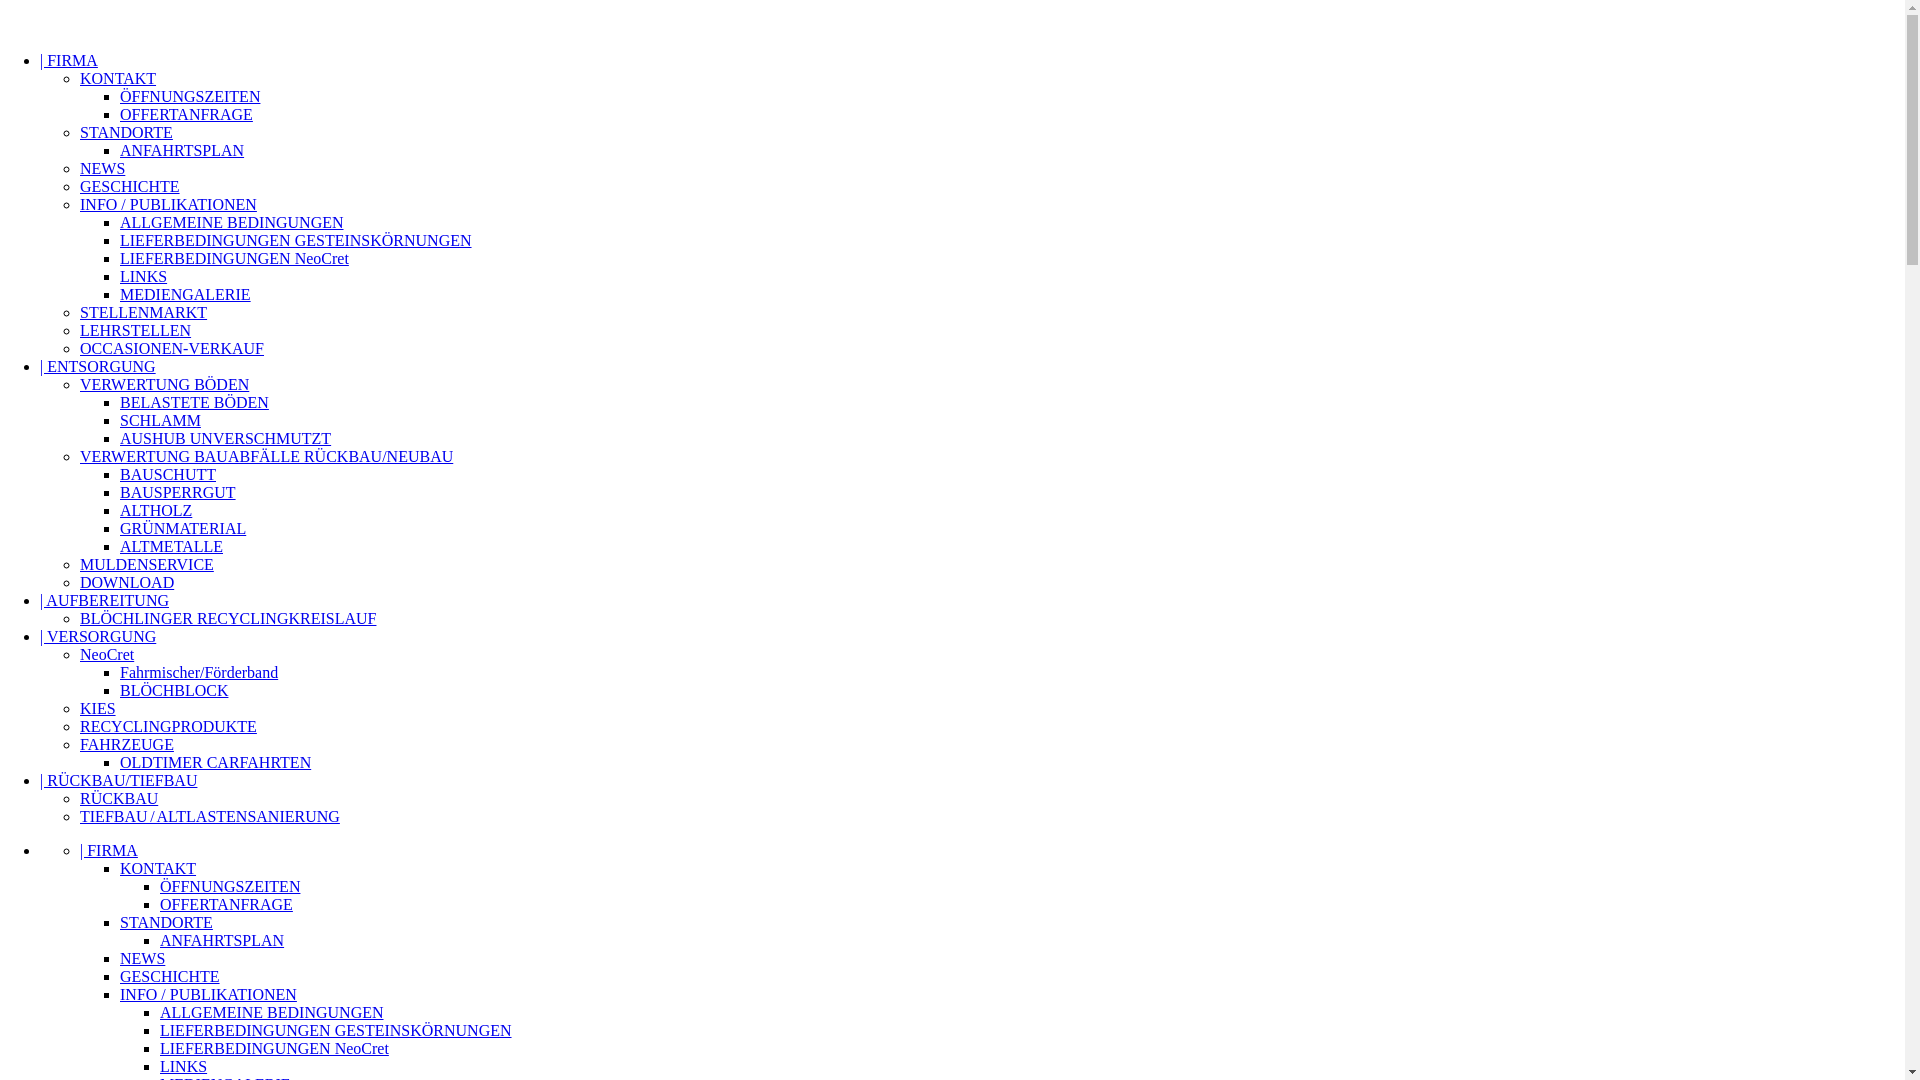 The width and height of the screenshot is (1920, 1080). Describe the element at coordinates (160, 419) in the screenshot. I see `'SCHLAMM'` at that location.